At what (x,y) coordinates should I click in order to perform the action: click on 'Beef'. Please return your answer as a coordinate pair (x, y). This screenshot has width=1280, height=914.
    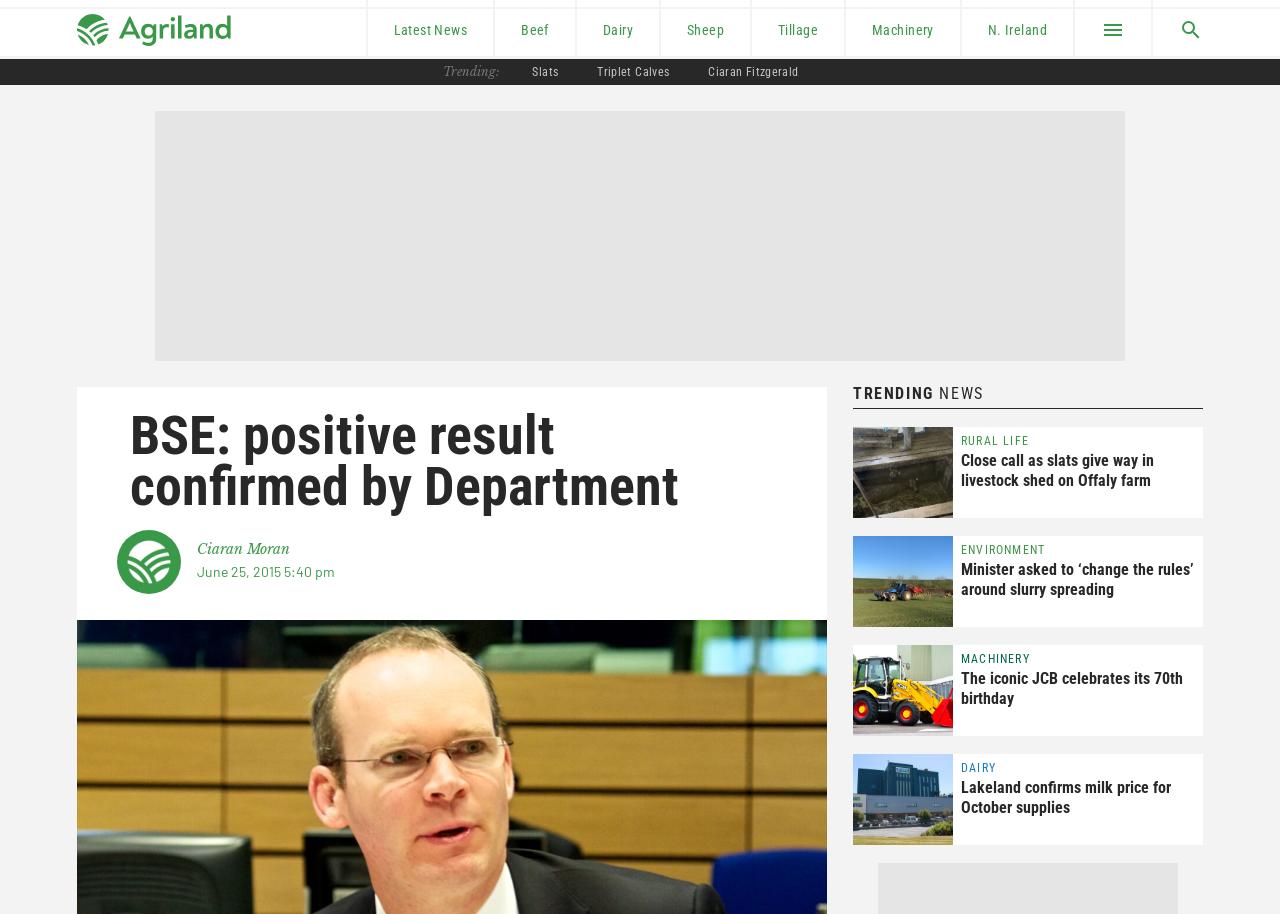
    Looking at the image, I should click on (534, 28).